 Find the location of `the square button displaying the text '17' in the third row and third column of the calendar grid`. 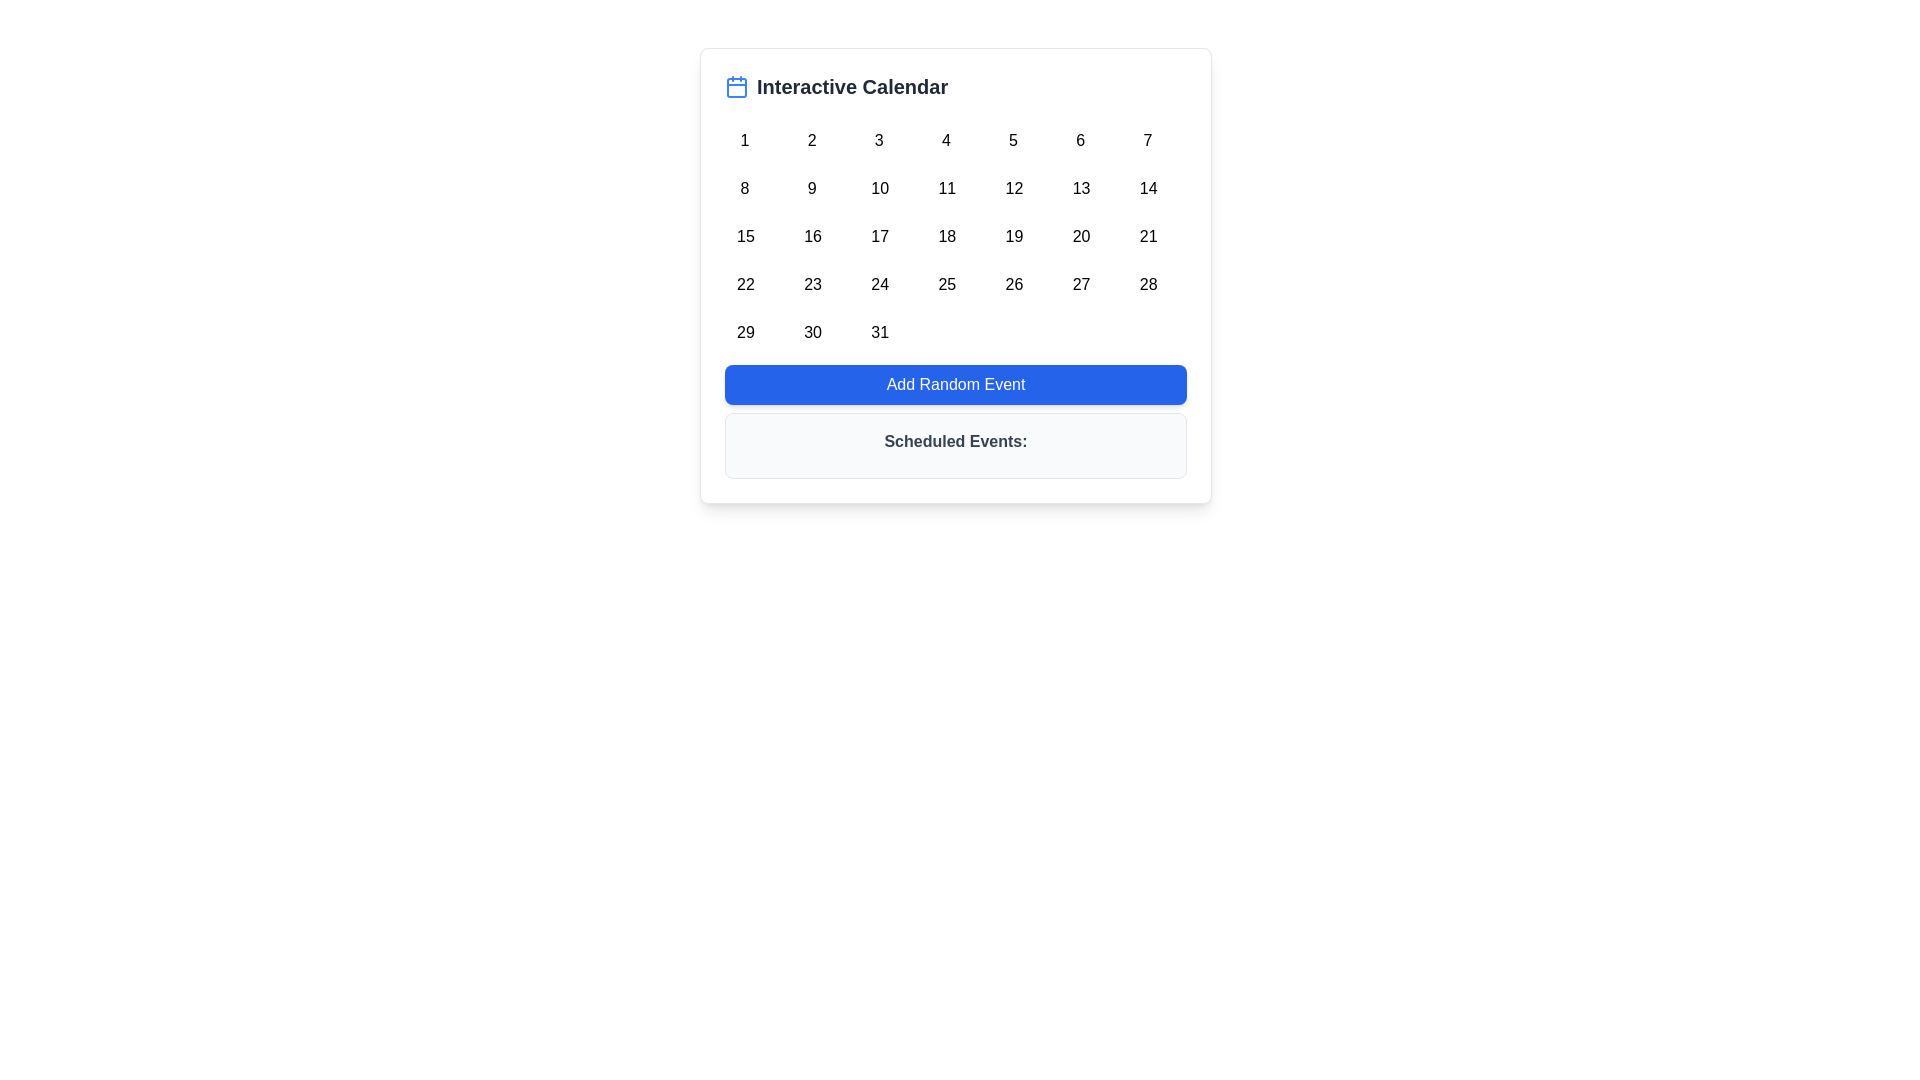

the square button displaying the text '17' in the third row and third column of the calendar grid is located at coordinates (879, 231).